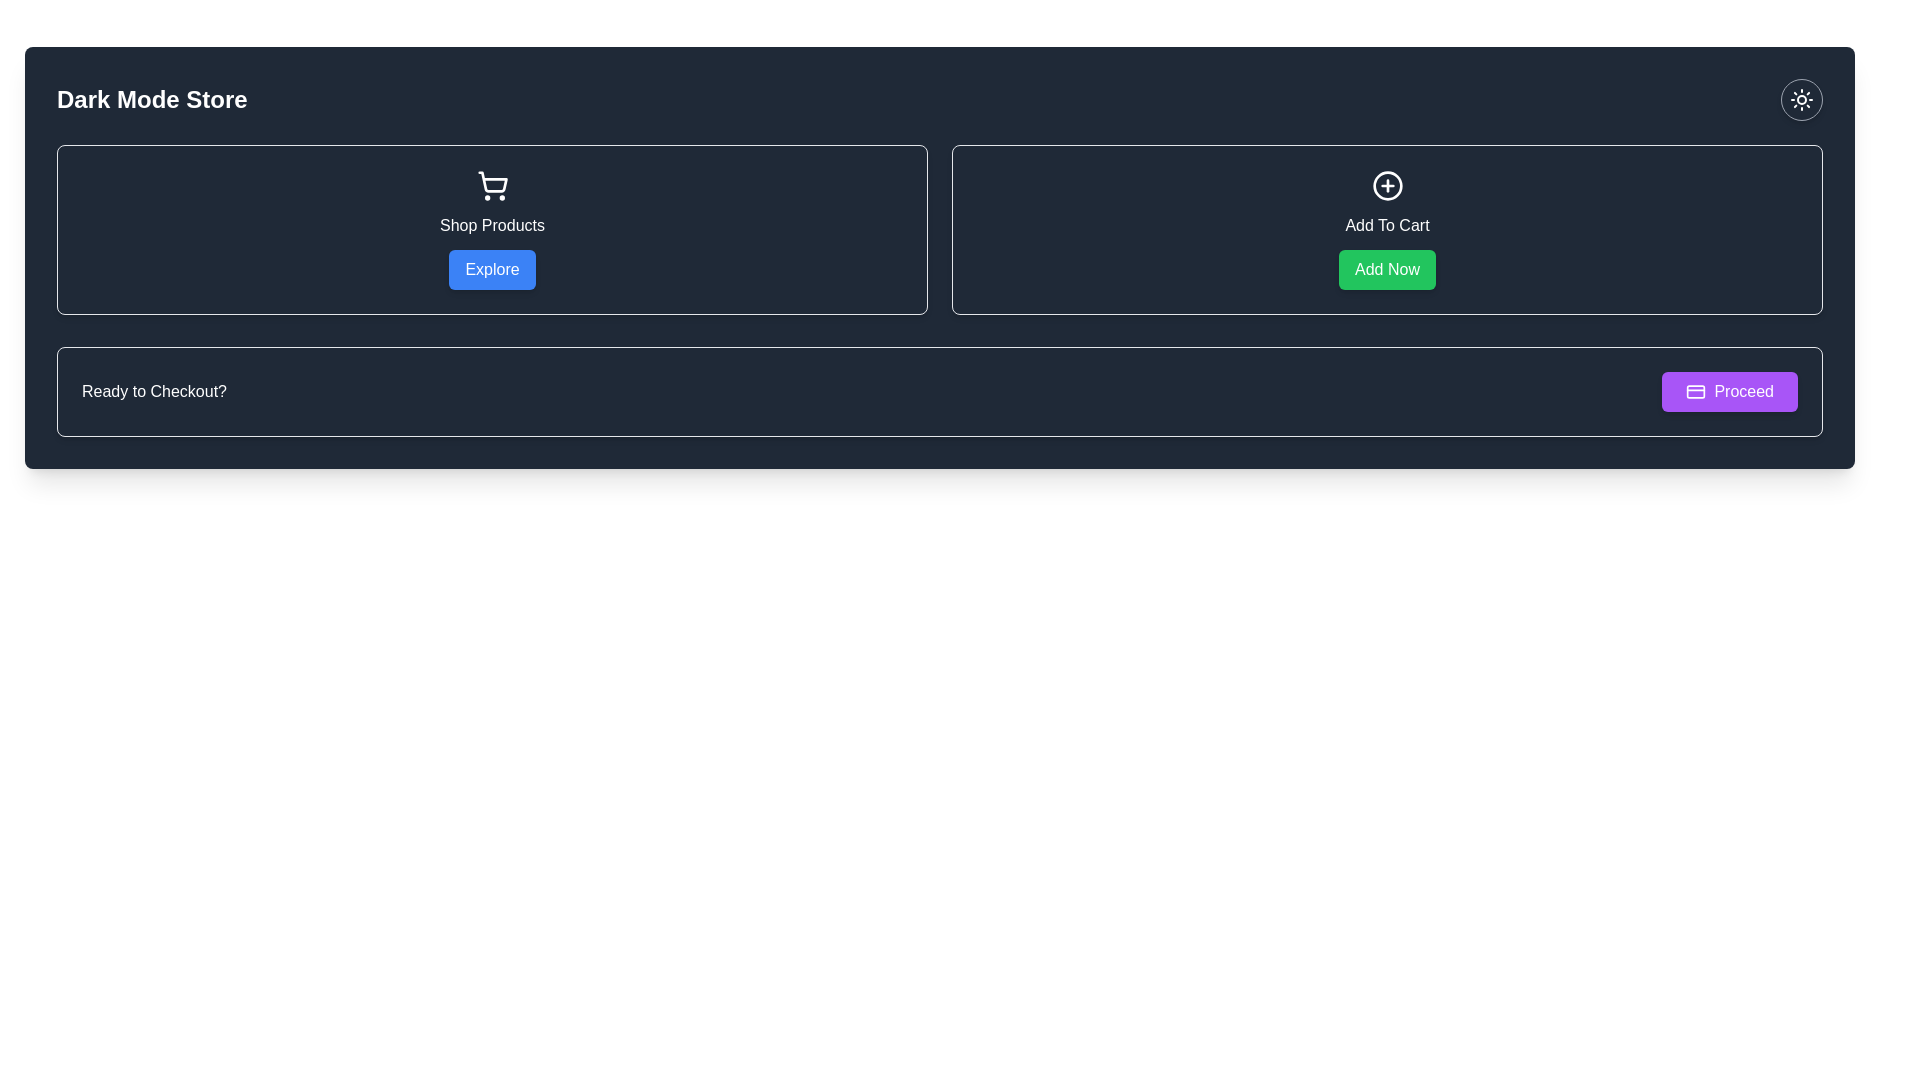 This screenshot has width=1920, height=1080. What do you see at coordinates (492, 225) in the screenshot?
I see `the label that identifies the shopping section, located below the shopping cart icon and above the 'Explore' button` at bounding box center [492, 225].